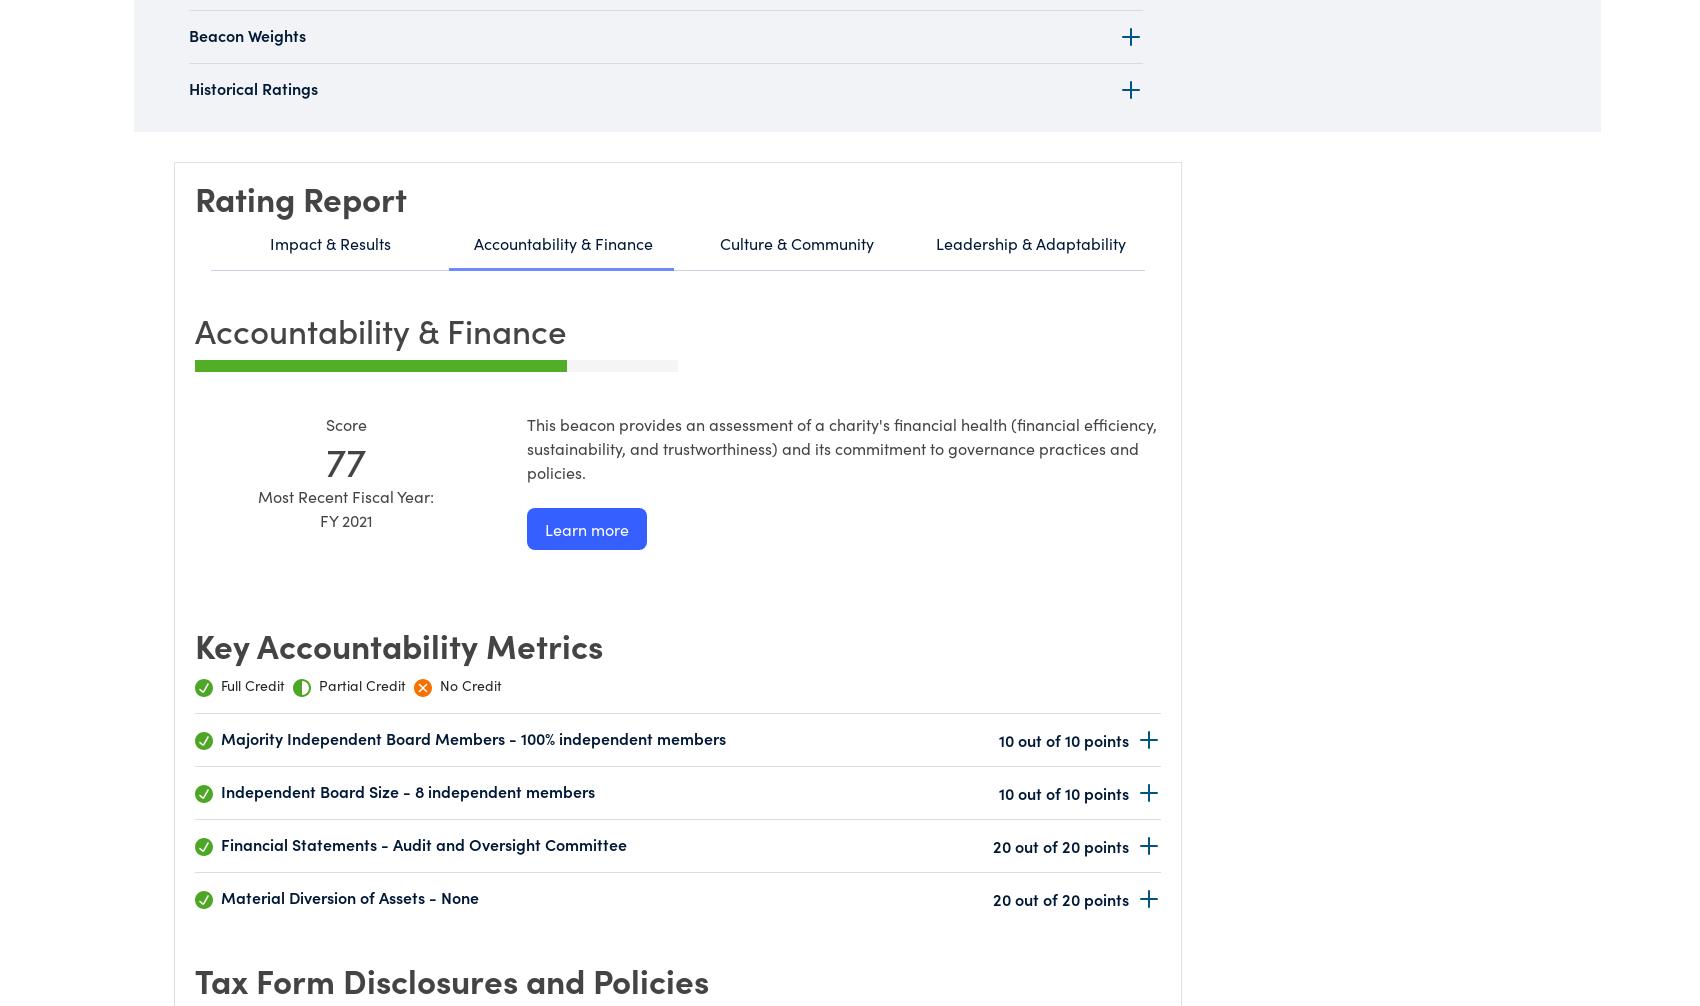 The image size is (1700, 1006). Describe the element at coordinates (188, 35) in the screenshot. I see `'Beacon Weights'` at that location.